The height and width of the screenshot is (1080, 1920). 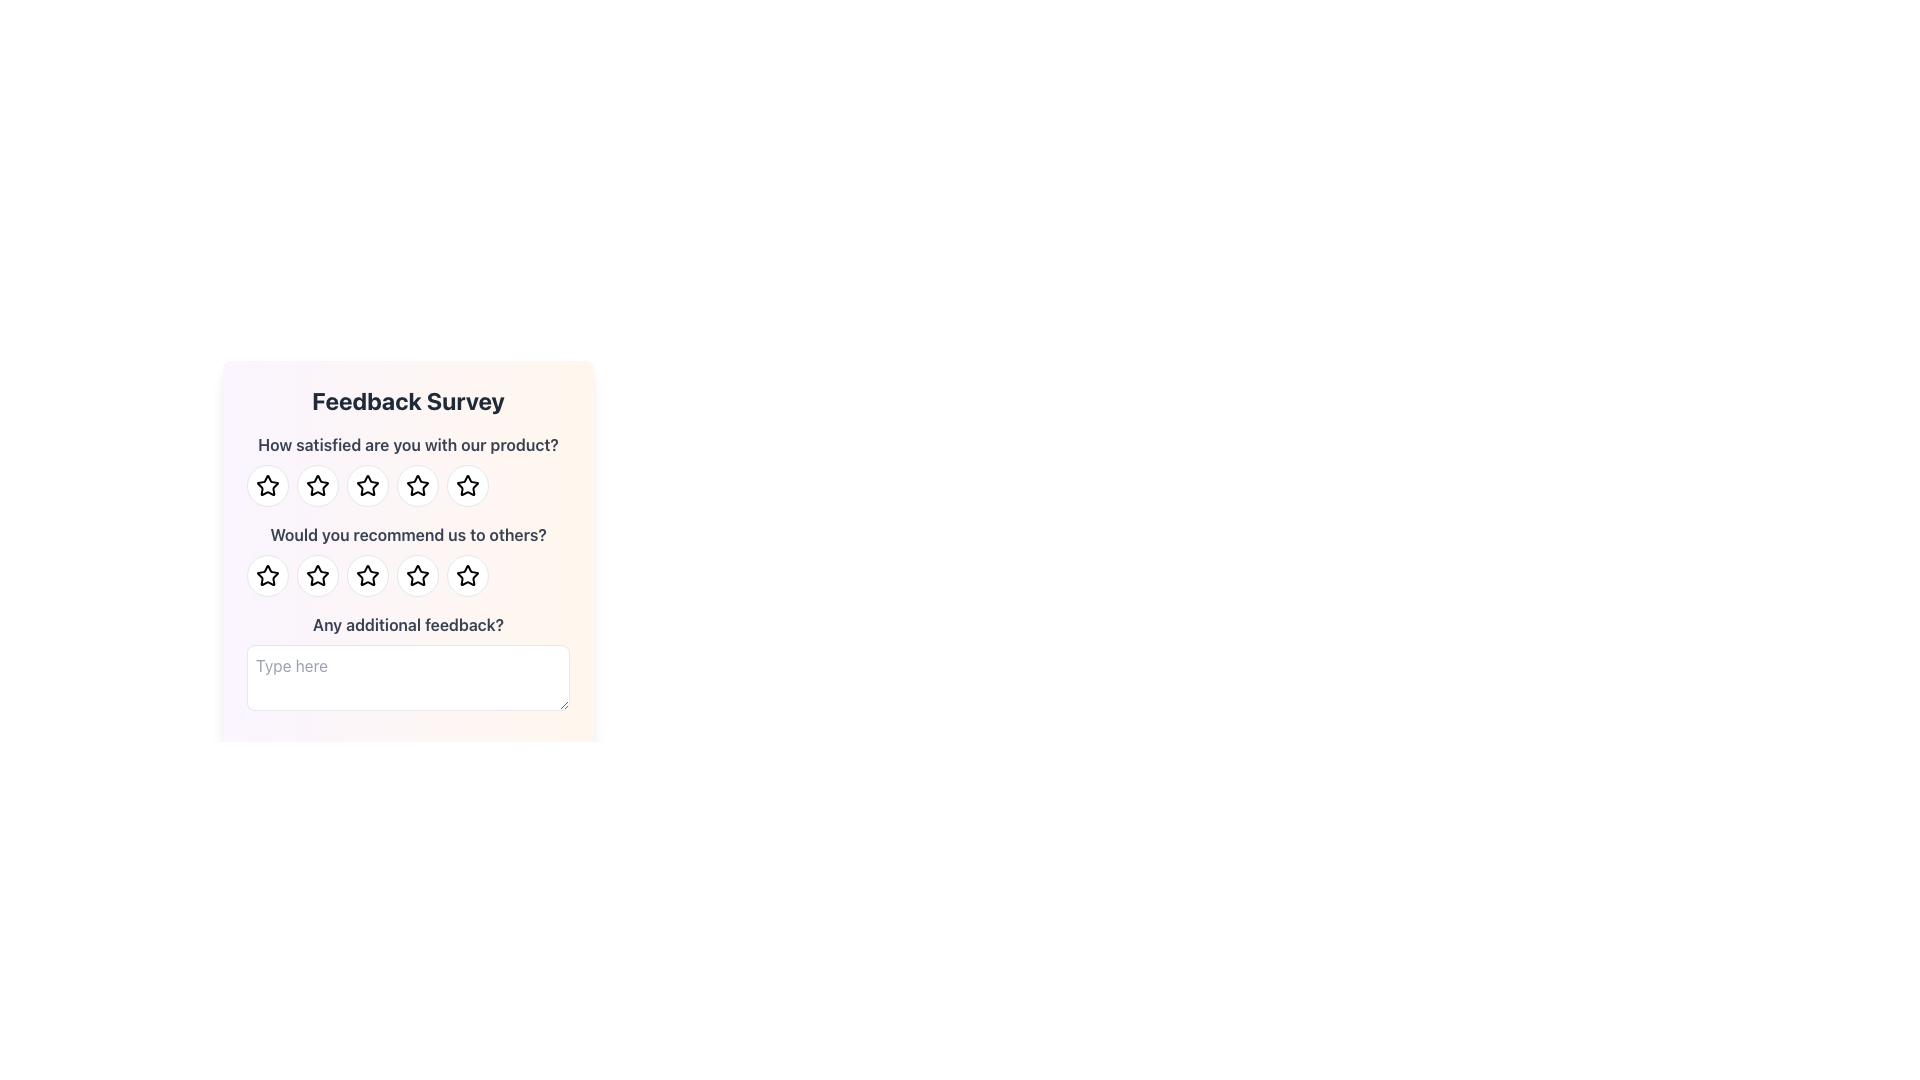 What do you see at coordinates (407, 470) in the screenshot?
I see `text header that says 'How satisfied are you with our product?' positioned above the star rating icons in the feedback survey` at bounding box center [407, 470].